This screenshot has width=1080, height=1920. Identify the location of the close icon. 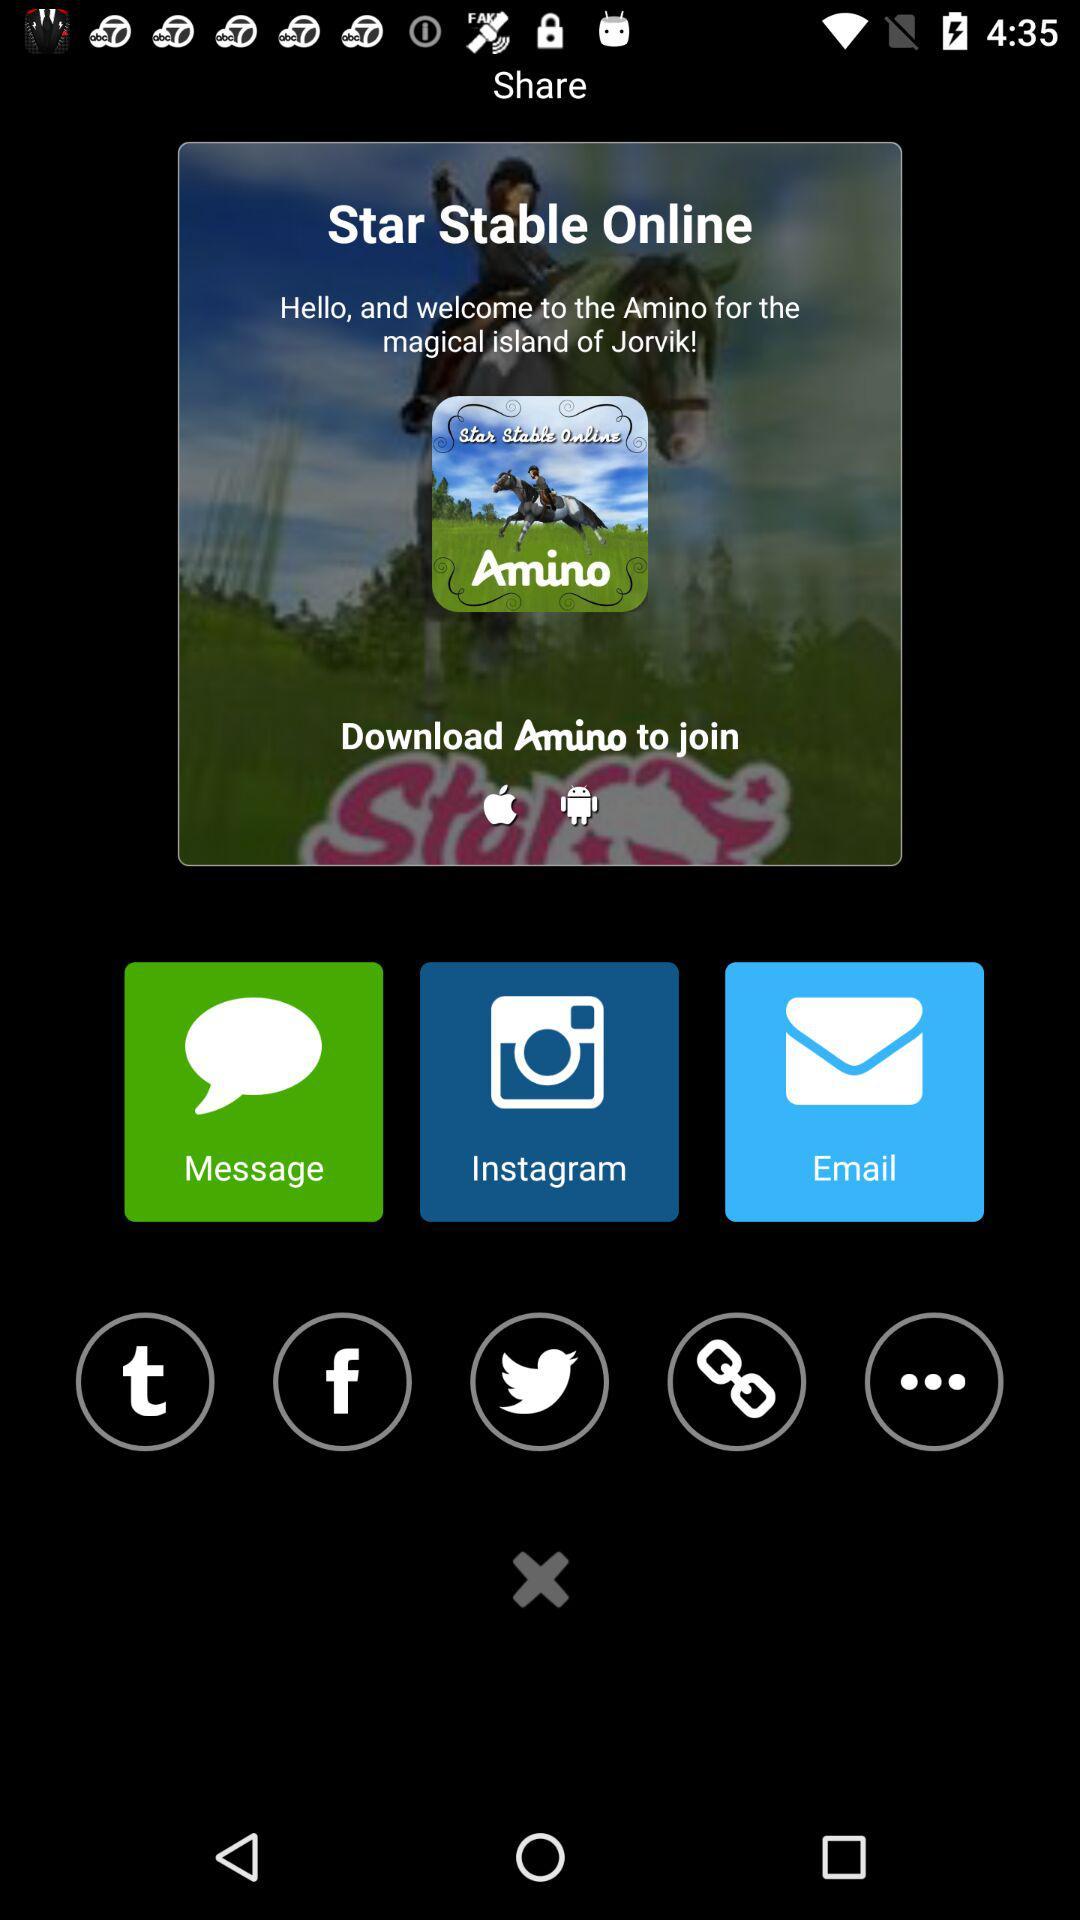
(540, 1688).